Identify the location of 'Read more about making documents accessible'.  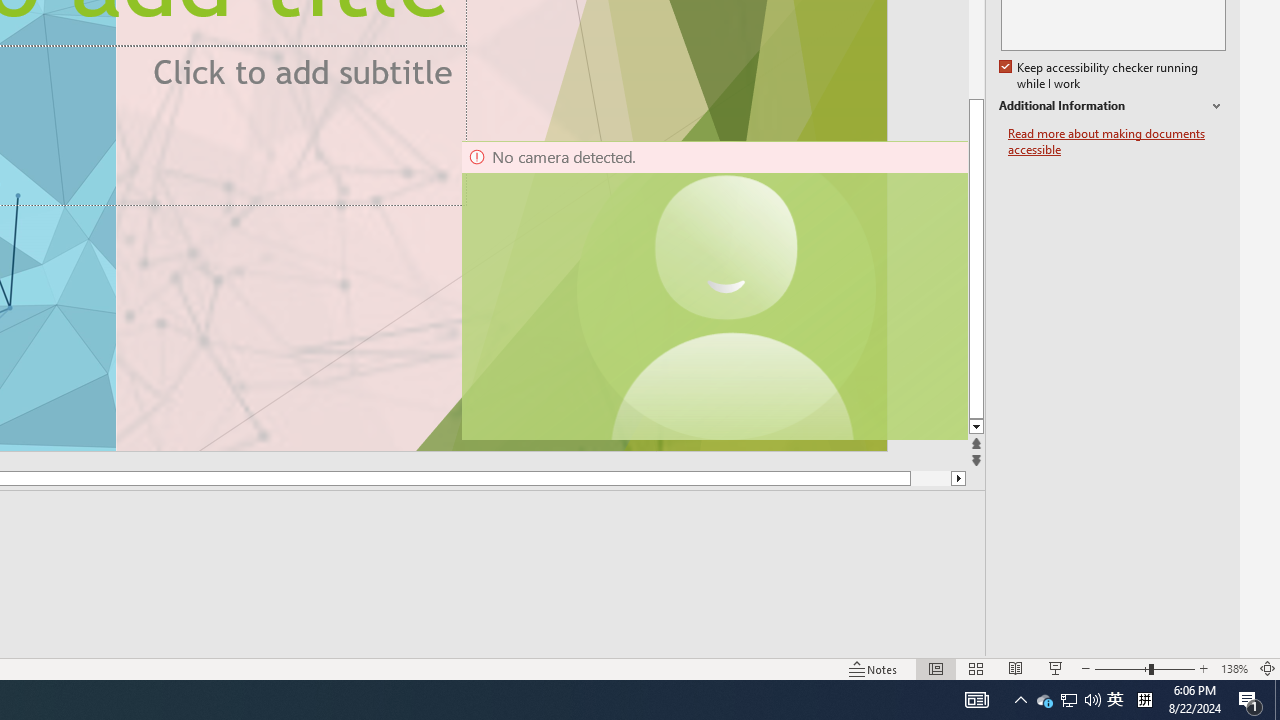
(1116, 141).